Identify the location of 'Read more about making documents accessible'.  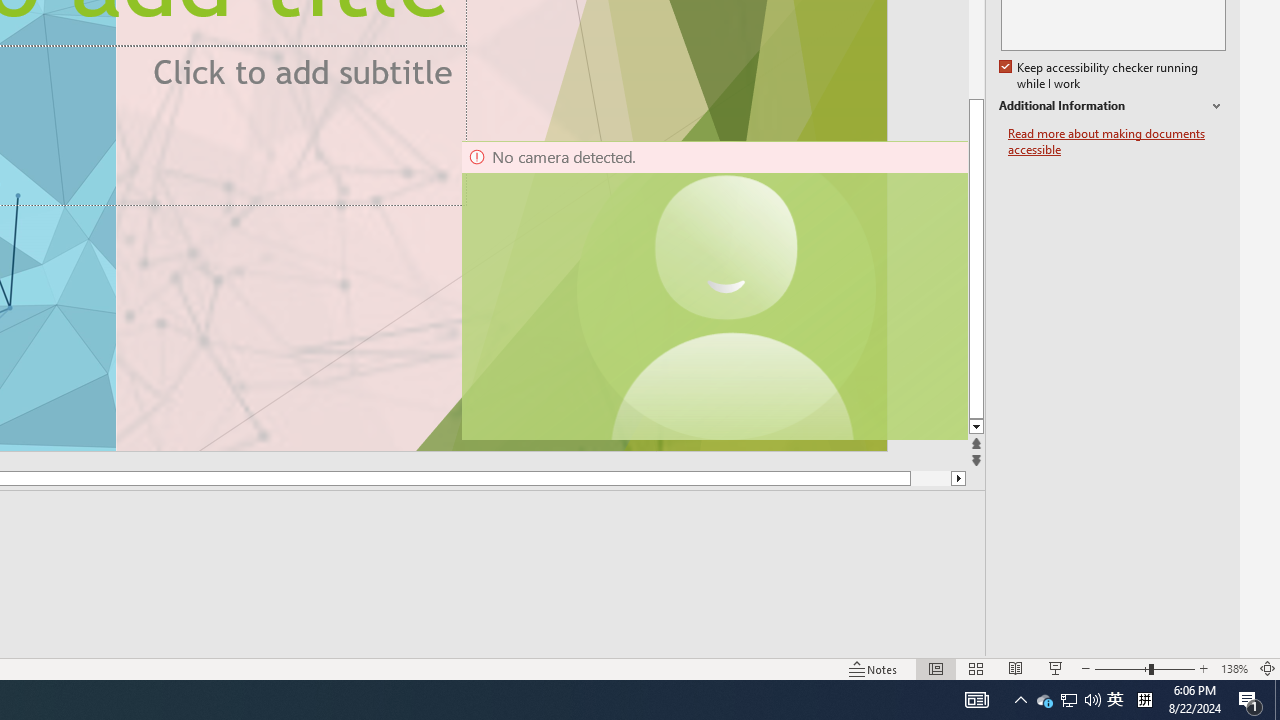
(1116, 141).